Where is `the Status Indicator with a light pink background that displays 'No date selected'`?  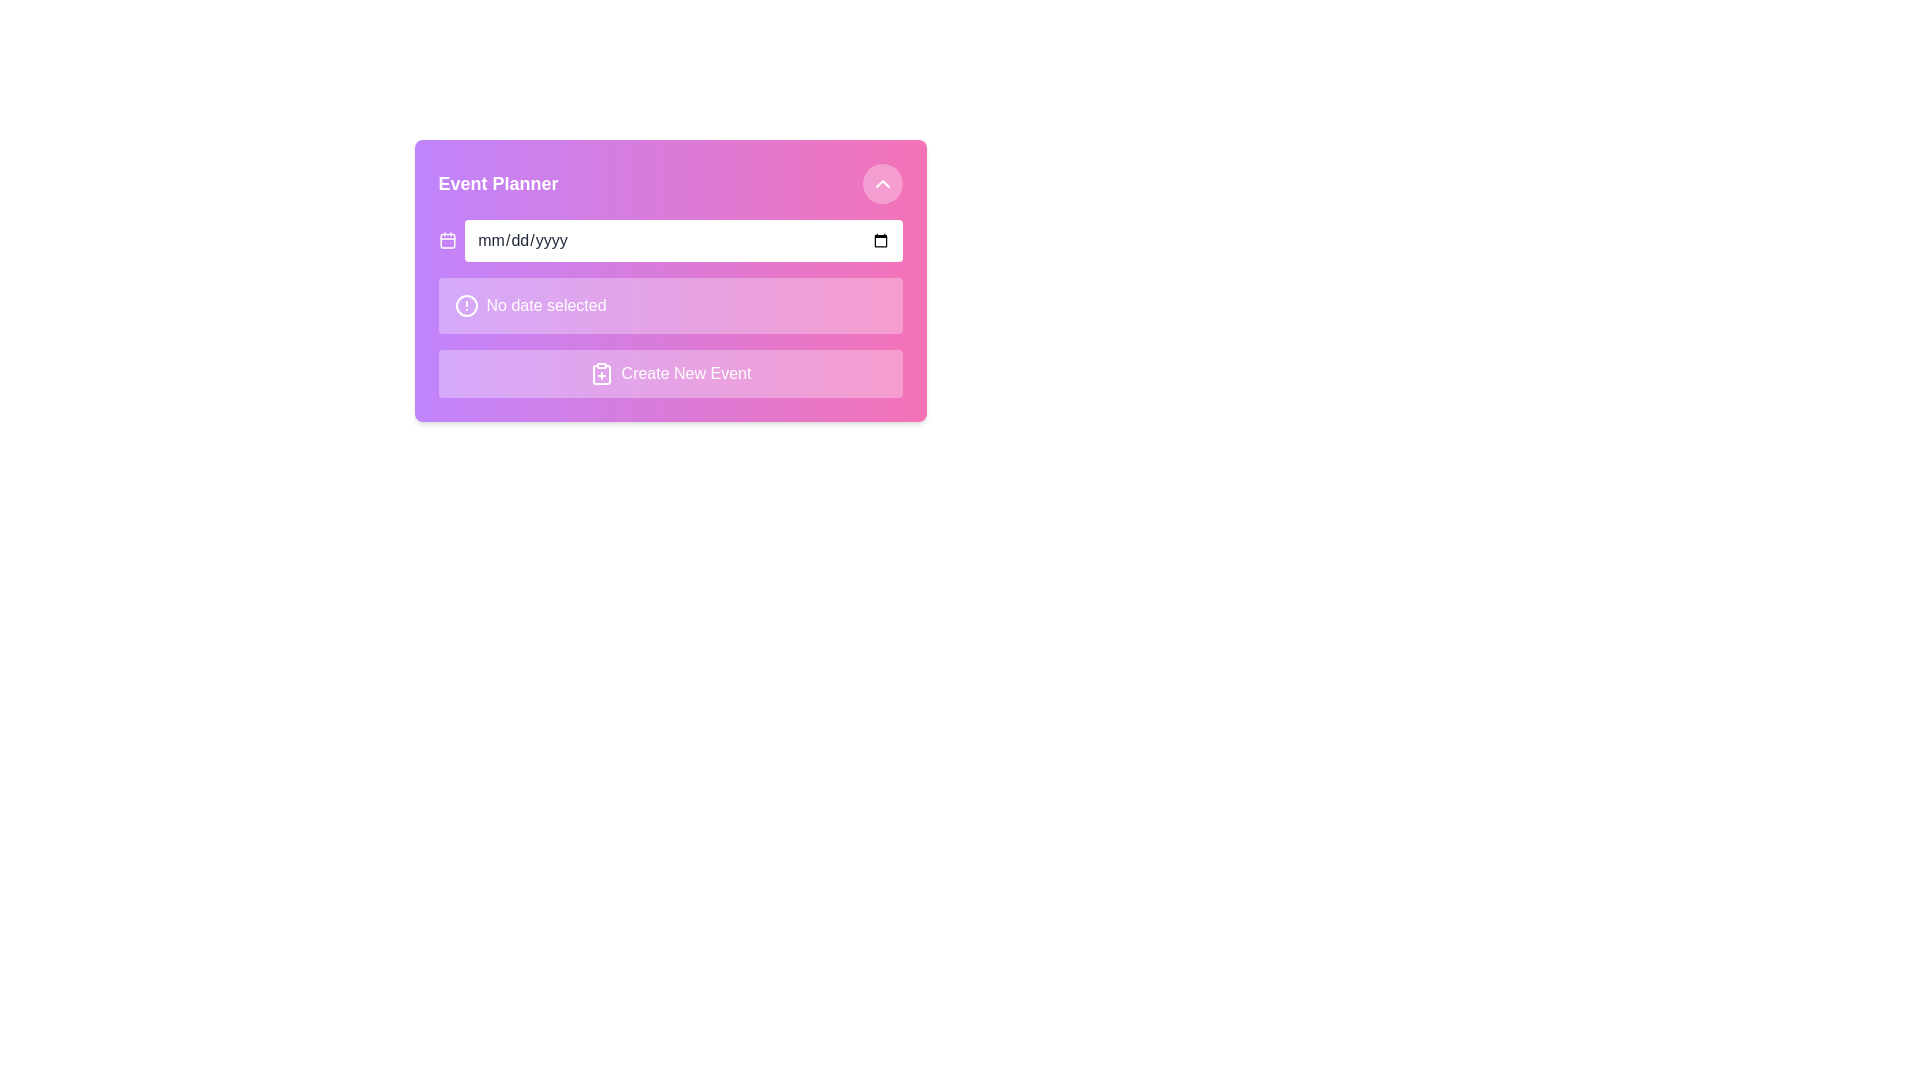 the Status Indicator with a light pink background that displays 'No date selected' is located at coordinates (670, 305).